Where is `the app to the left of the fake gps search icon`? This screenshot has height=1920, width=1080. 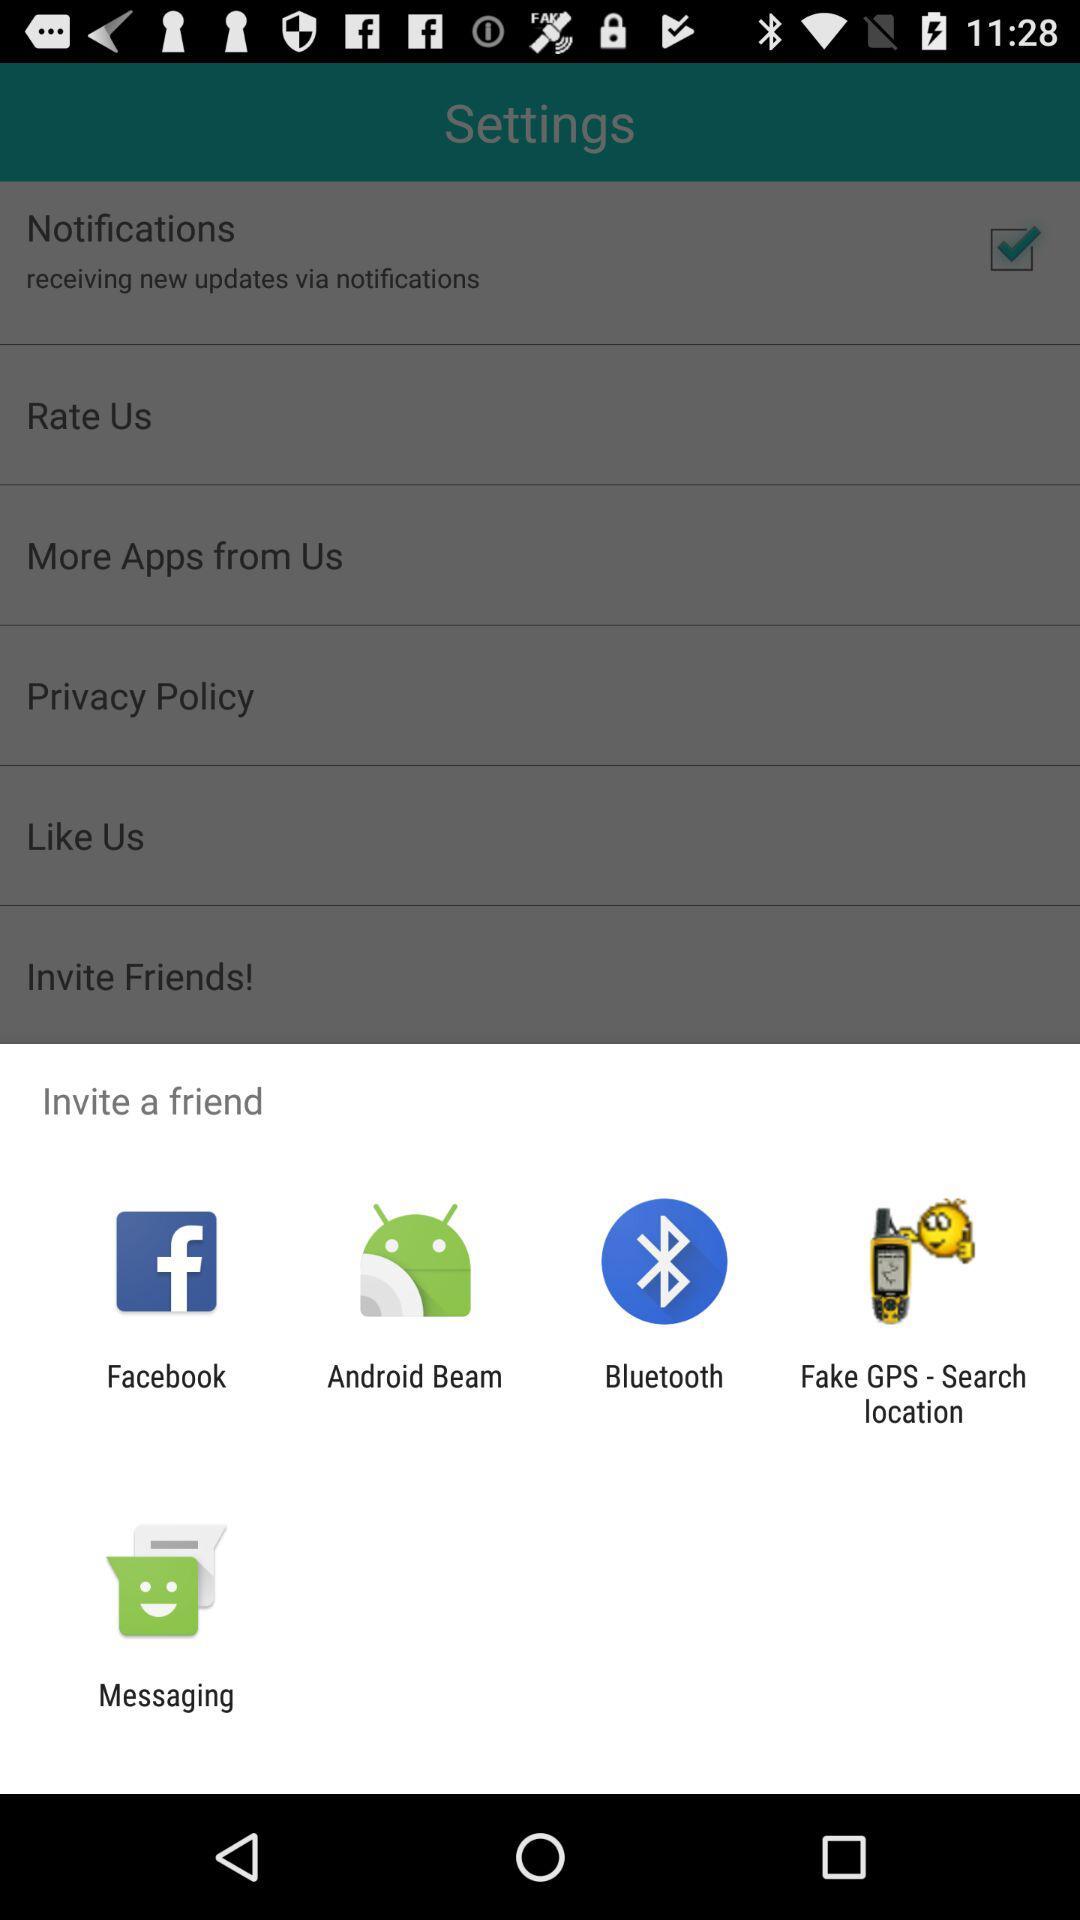 the app to the left of the fake gps search icon is located at coordinates (664, 1392).